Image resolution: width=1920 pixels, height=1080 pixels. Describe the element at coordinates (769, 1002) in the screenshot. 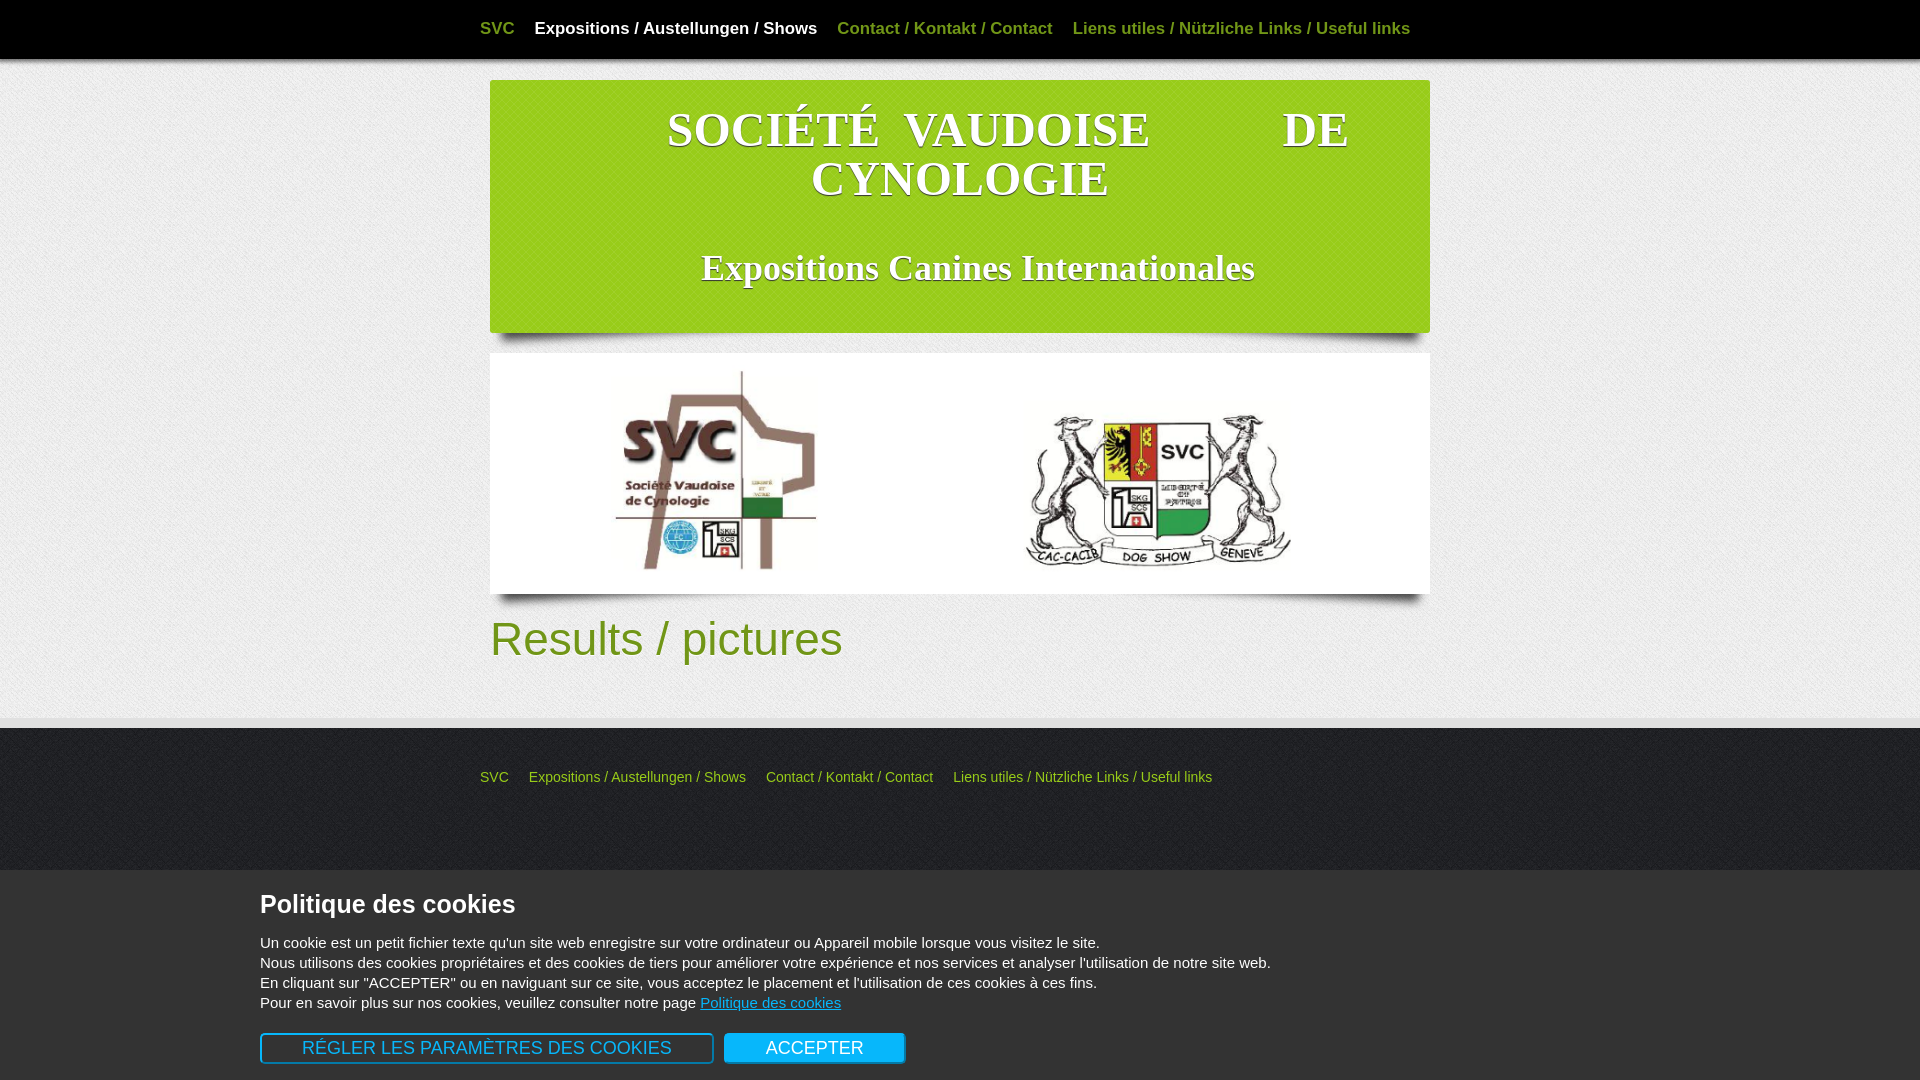

I see `'Politique des cookies'` at that location.